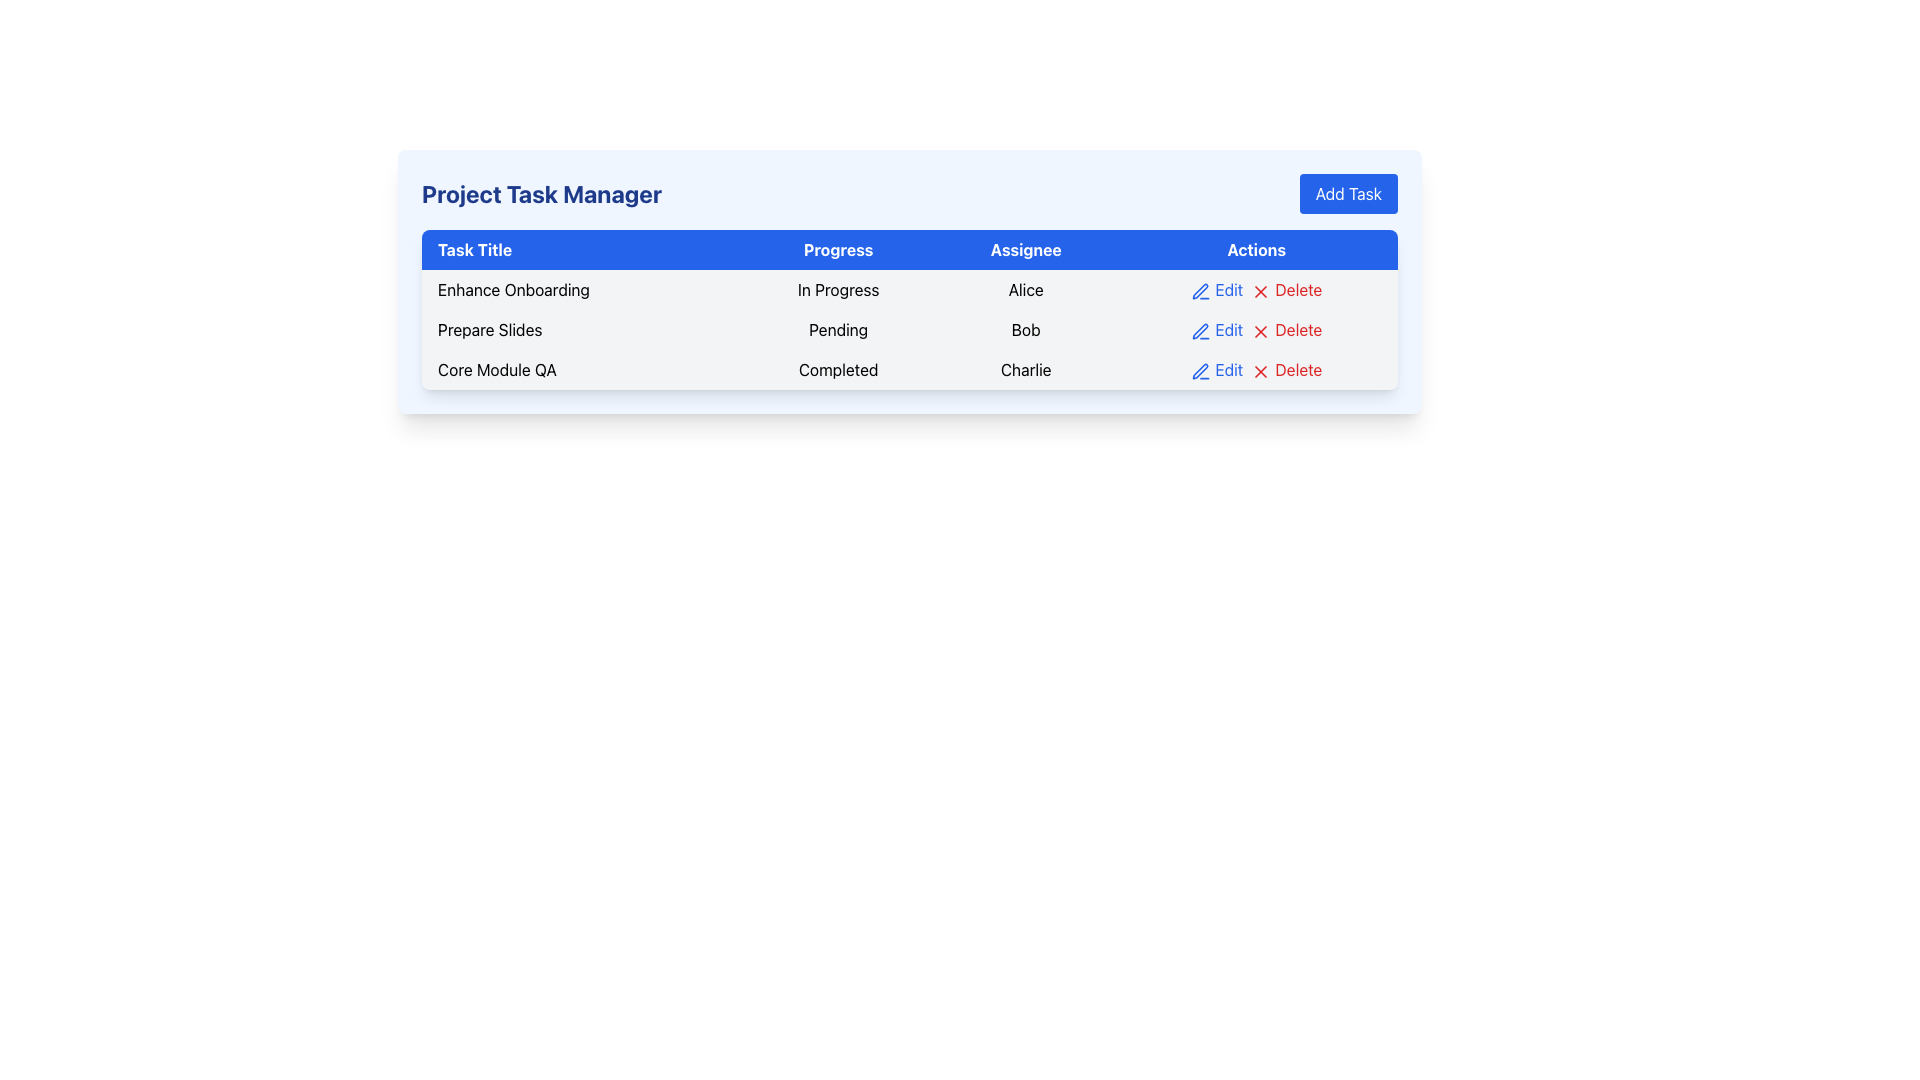 This screenshot has height=1080, width=1920. Describe the element at coordinates (838, 249) in the screenshot. I see `the 'Progress' Text Label, which is displayed in bold white font on a blue background, centrally located in a row of four headers within a table layout in the project management dashboard` at that location.